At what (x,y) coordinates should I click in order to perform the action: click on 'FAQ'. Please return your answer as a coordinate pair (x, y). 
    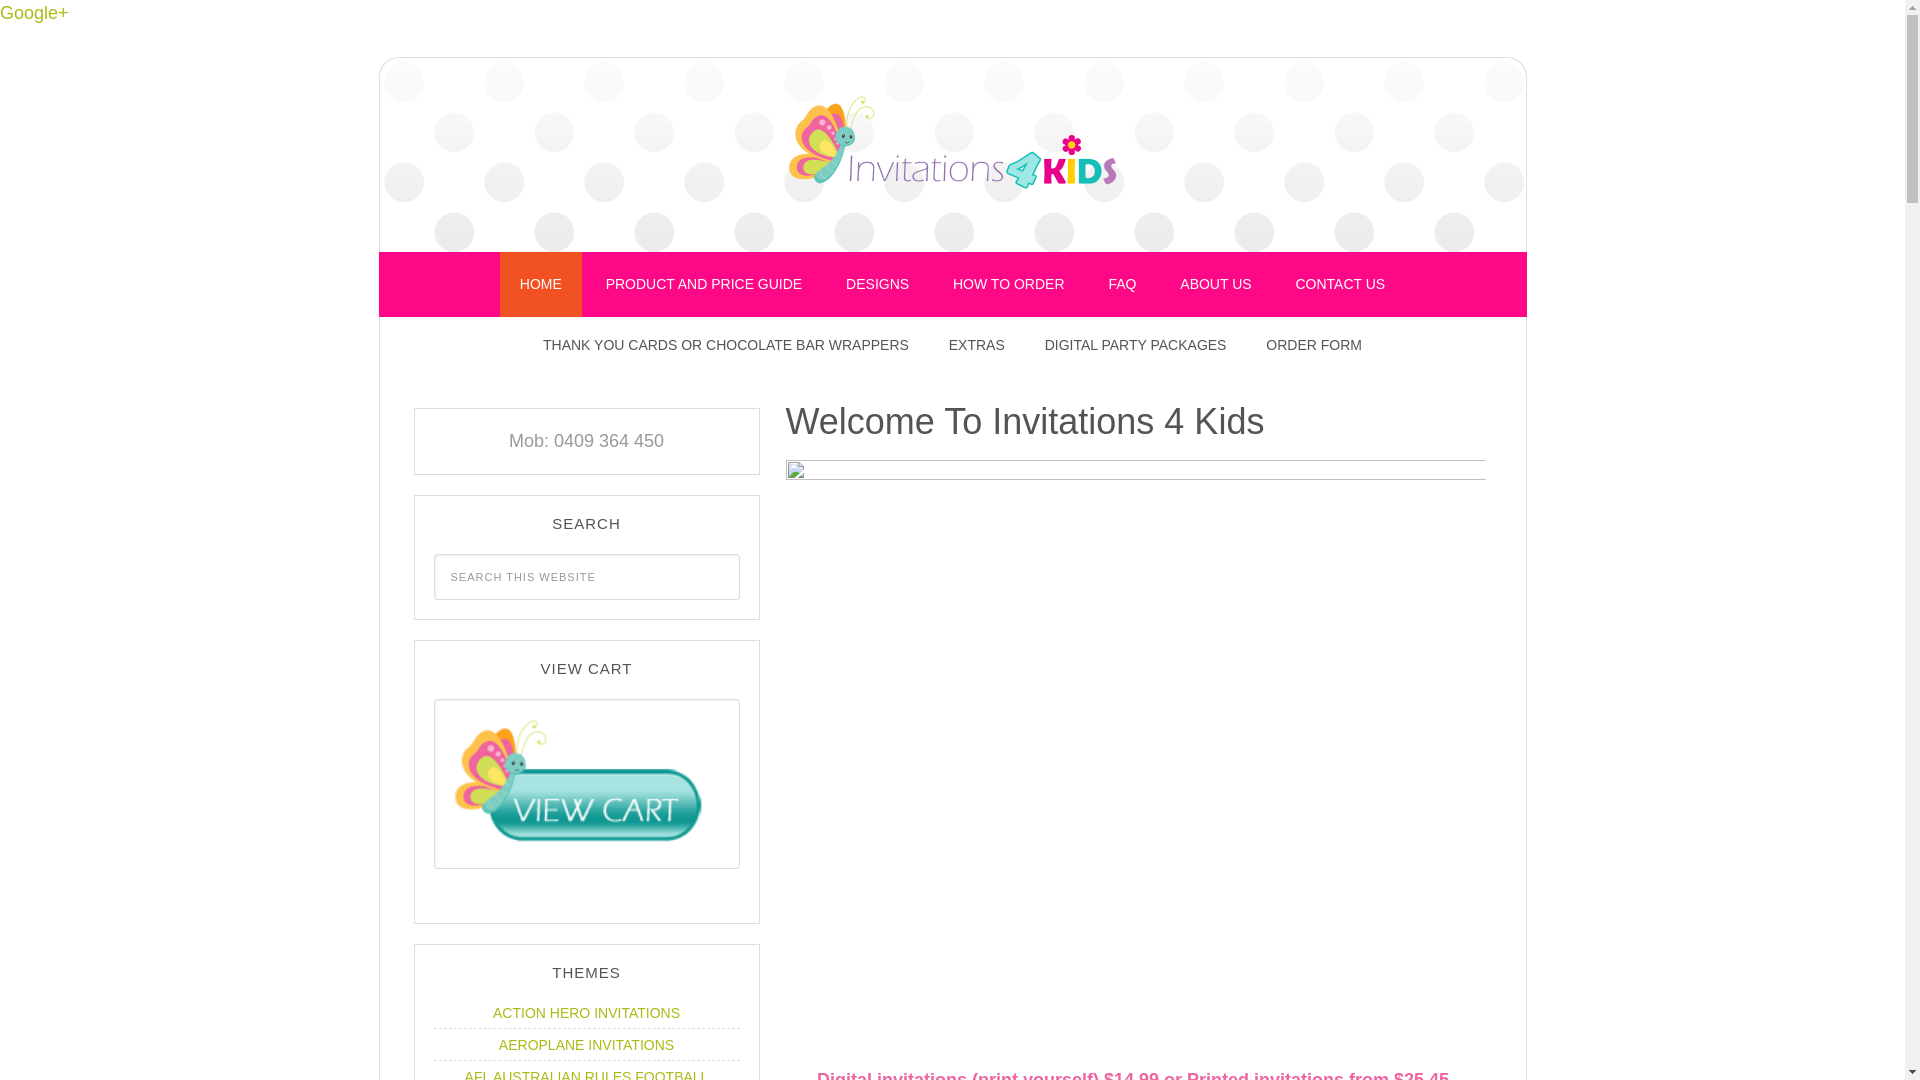
    Looking at the image, I should click on (1122, 284).